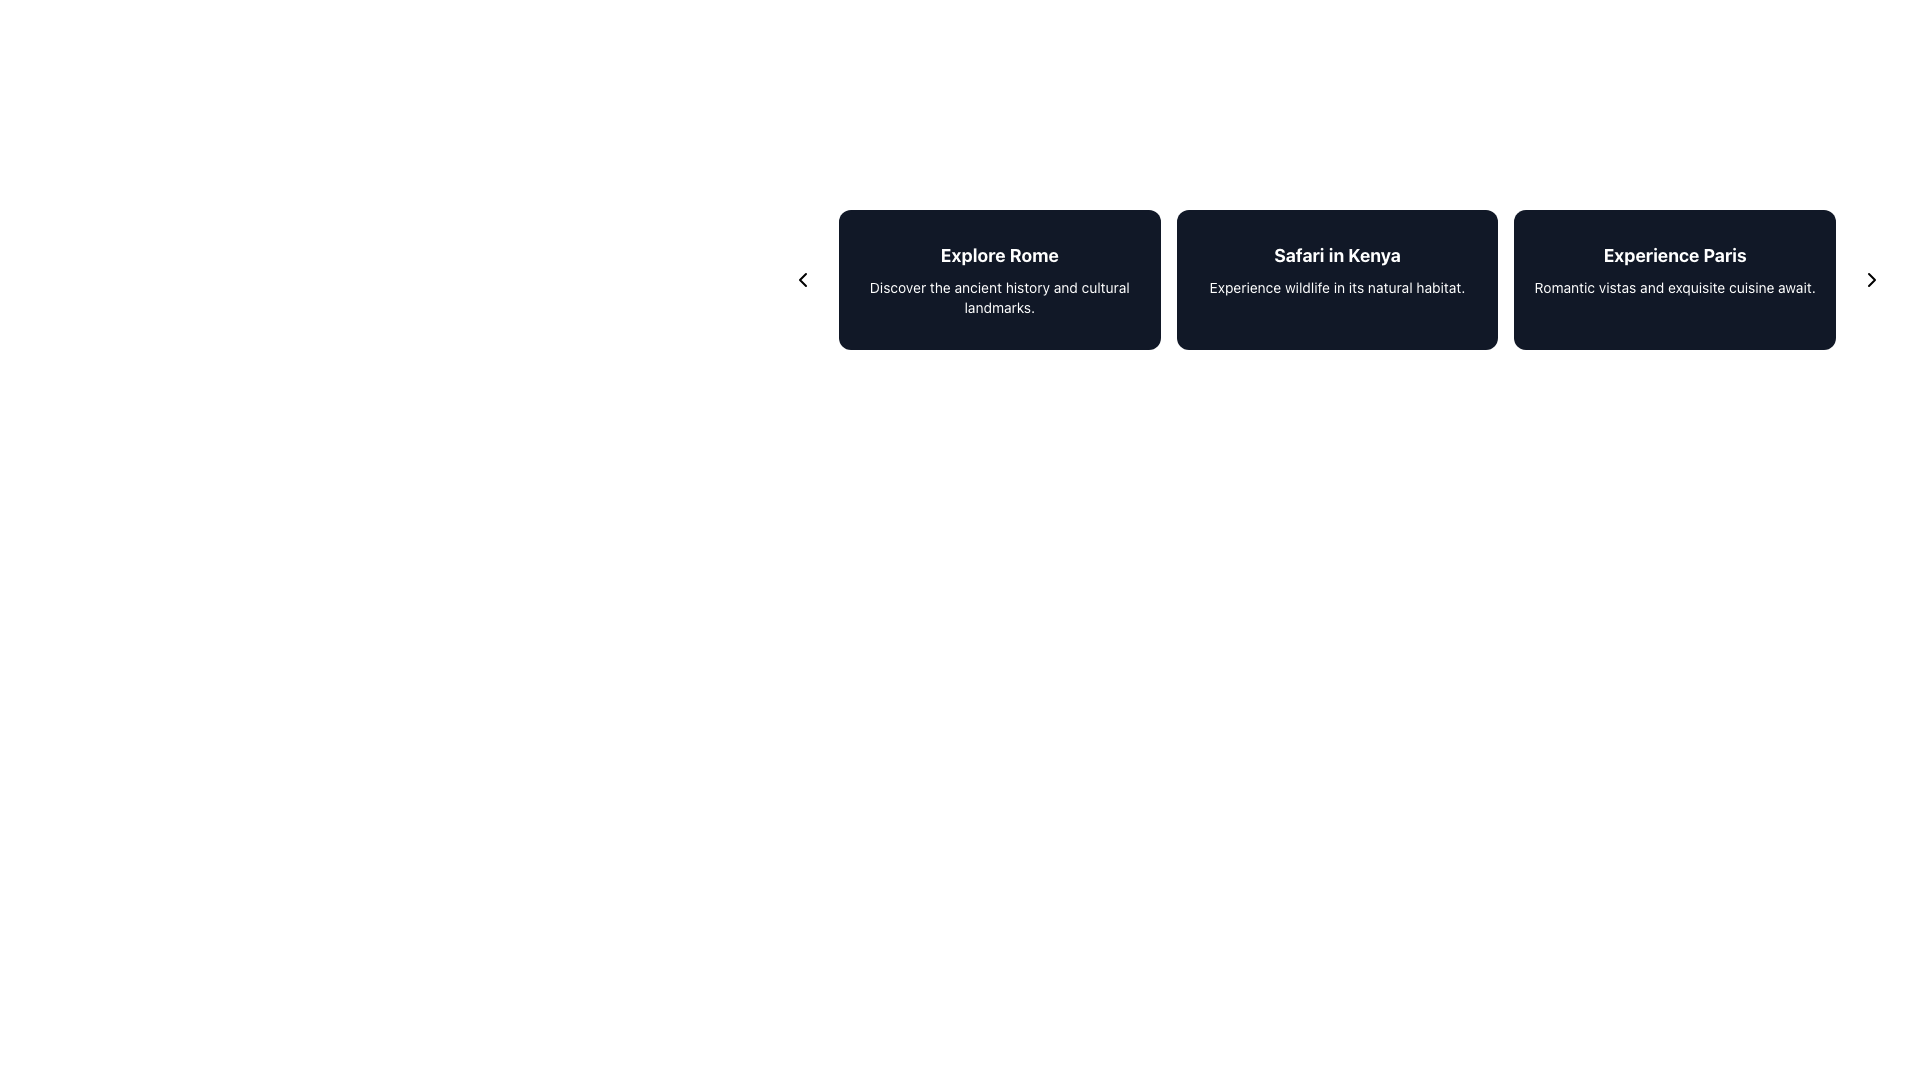 The image size is (1920, 1080). Describe the element at coordinates (1871, 280) in the screenshot. I see `the navigational control icon located in the center-right of the 'Experience Paris' card to proceed to the next set of items` at that location.